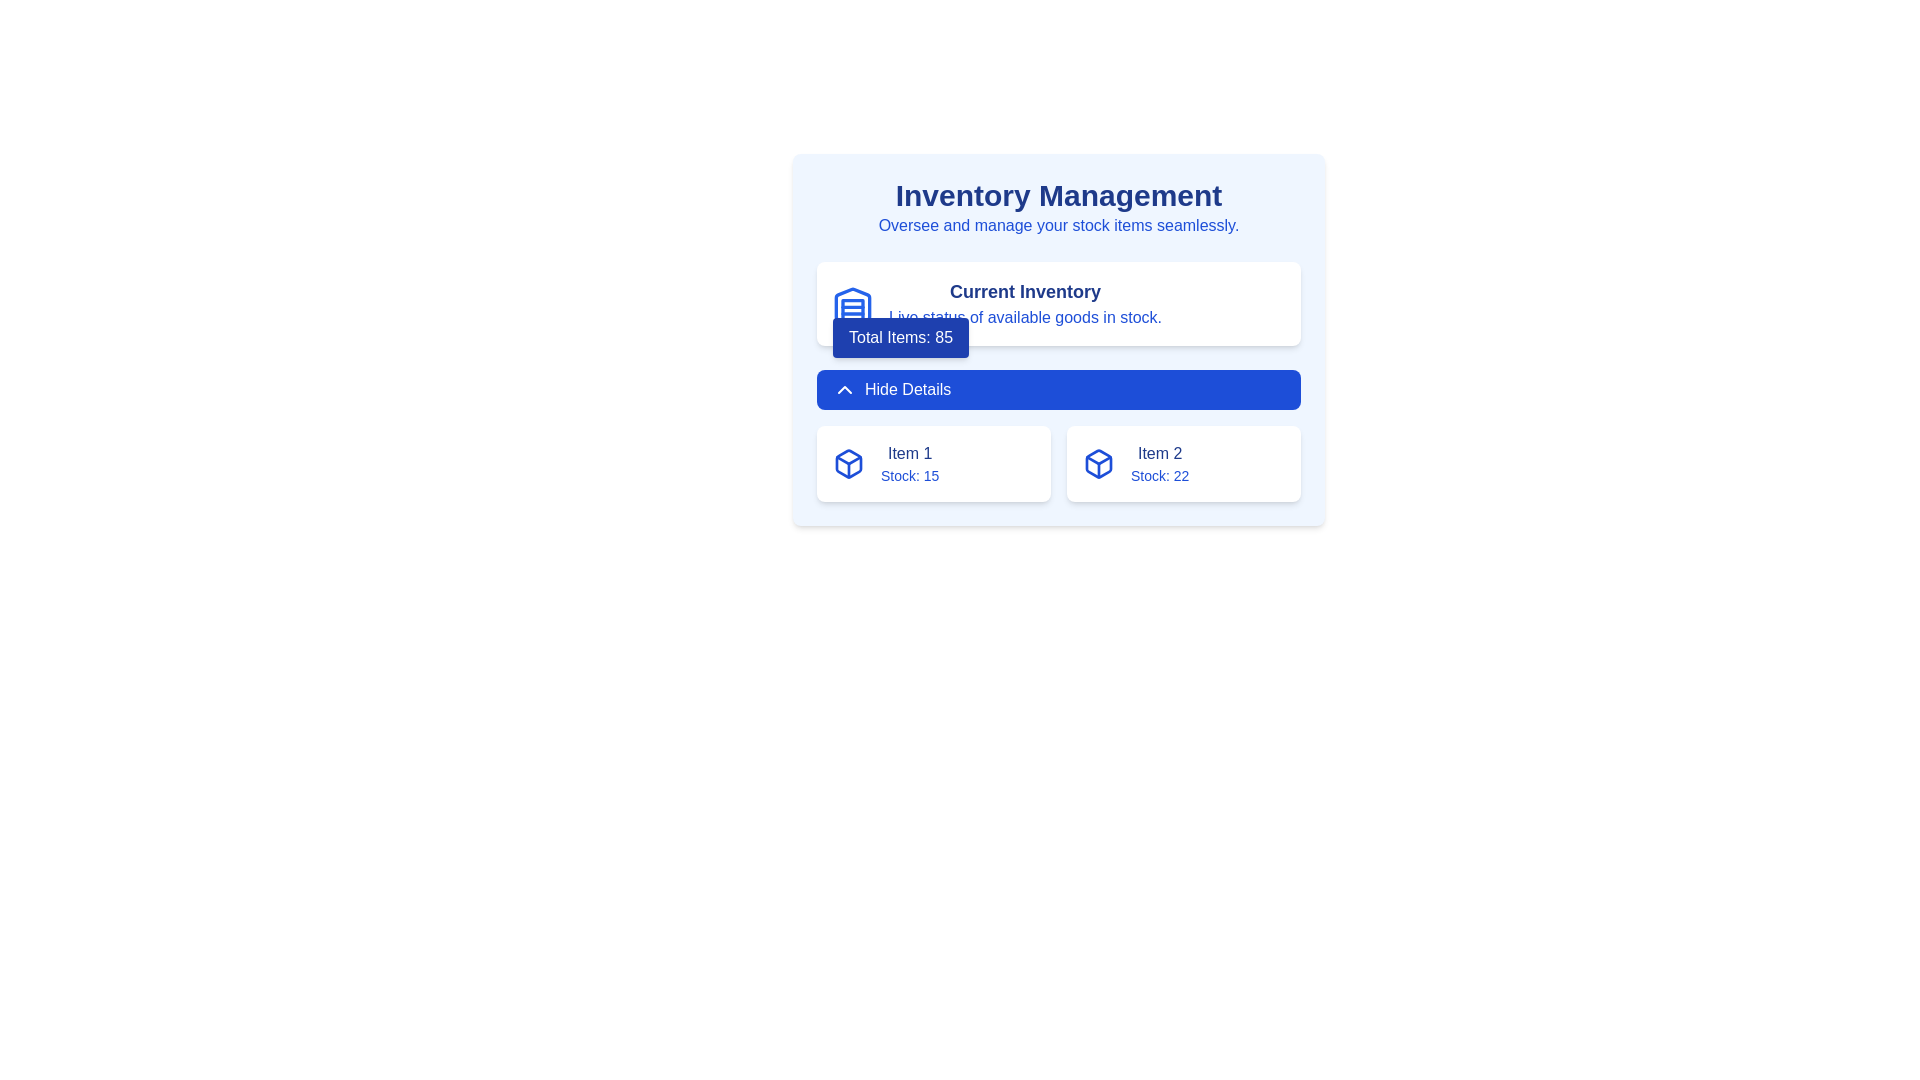 The height and width of the screenshot is (1080, 1920). What do you see at coordinates (1098, 463) in the screenshot?
I see `the inventory item icon representing 'Item 1' in the inventory management interface as a visual reference for its associated text and stock value` at bounding box center [1098, 463].